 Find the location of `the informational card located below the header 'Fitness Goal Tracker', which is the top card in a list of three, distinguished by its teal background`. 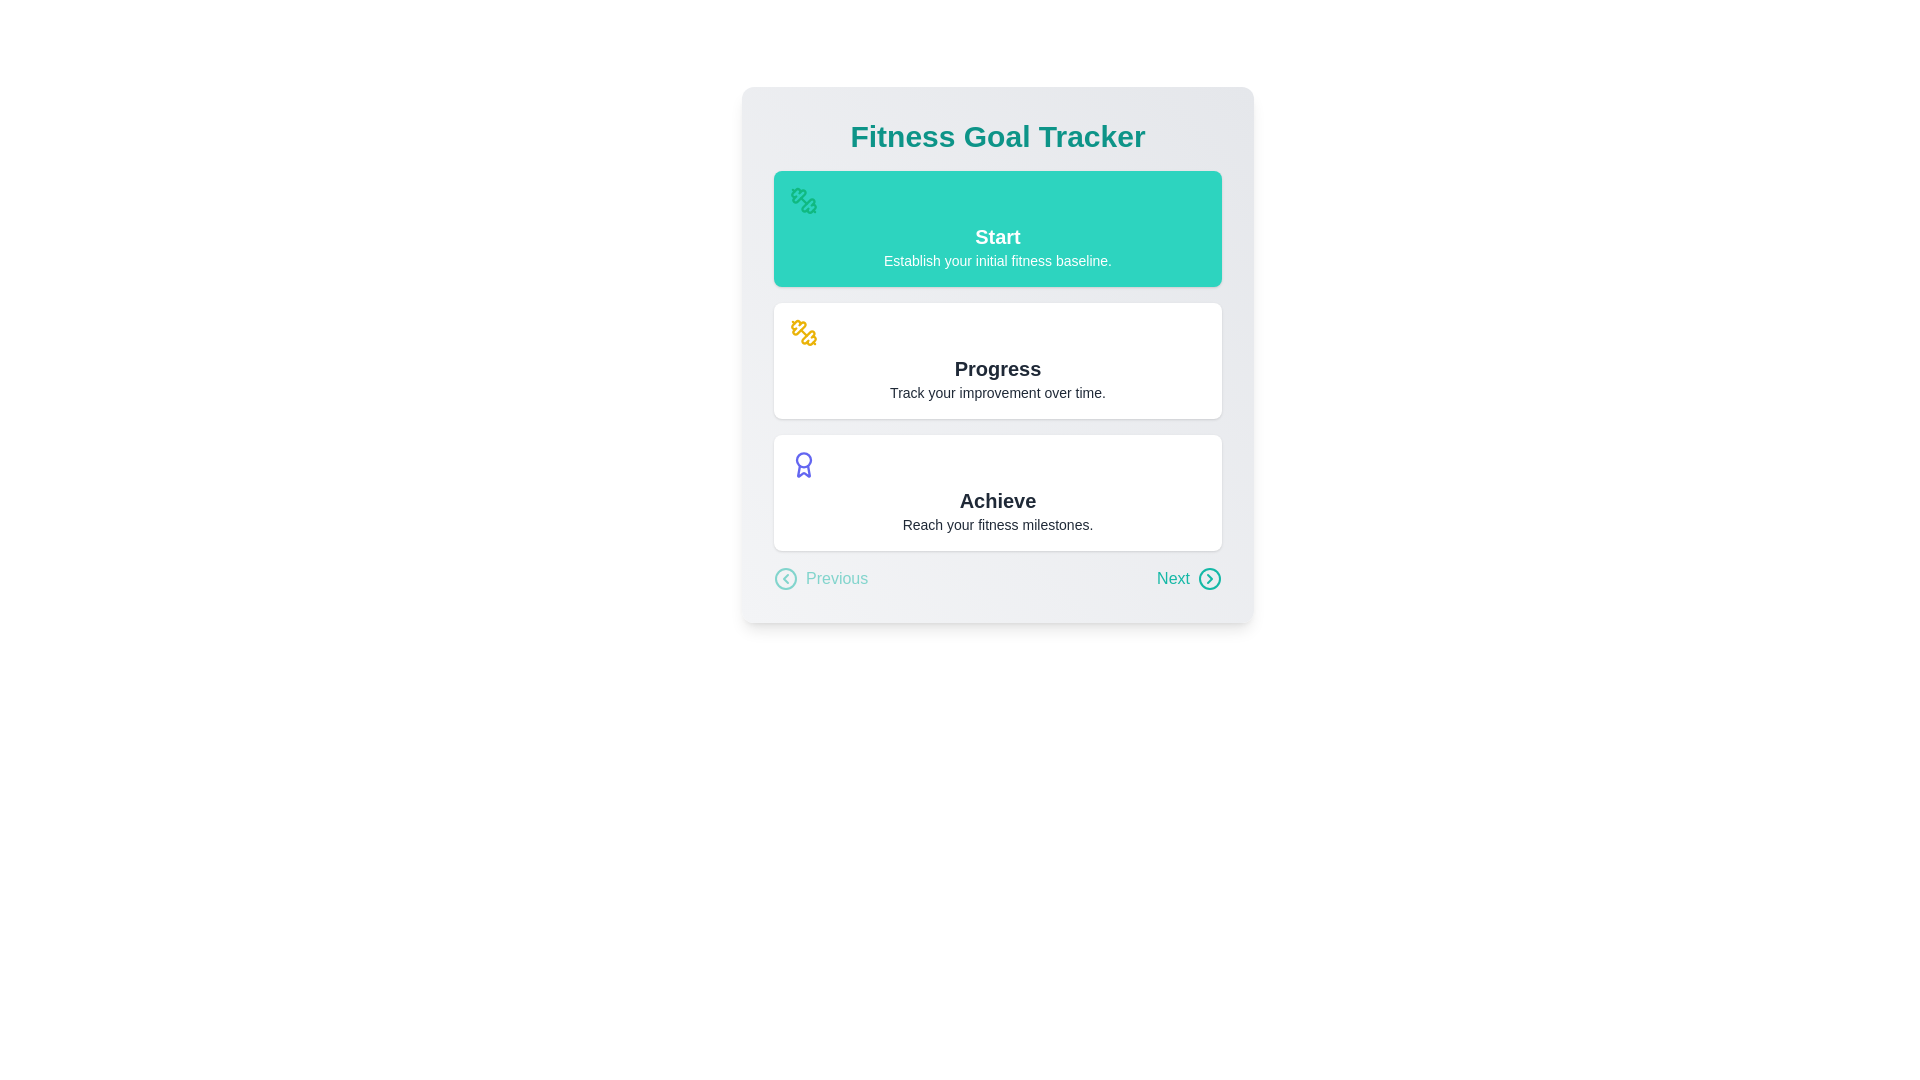

the informational card located below the header 'Fitness Goal Tracker', which is the top card in a list of three, distinguished by its teal background is located at coordinates (998, 227).